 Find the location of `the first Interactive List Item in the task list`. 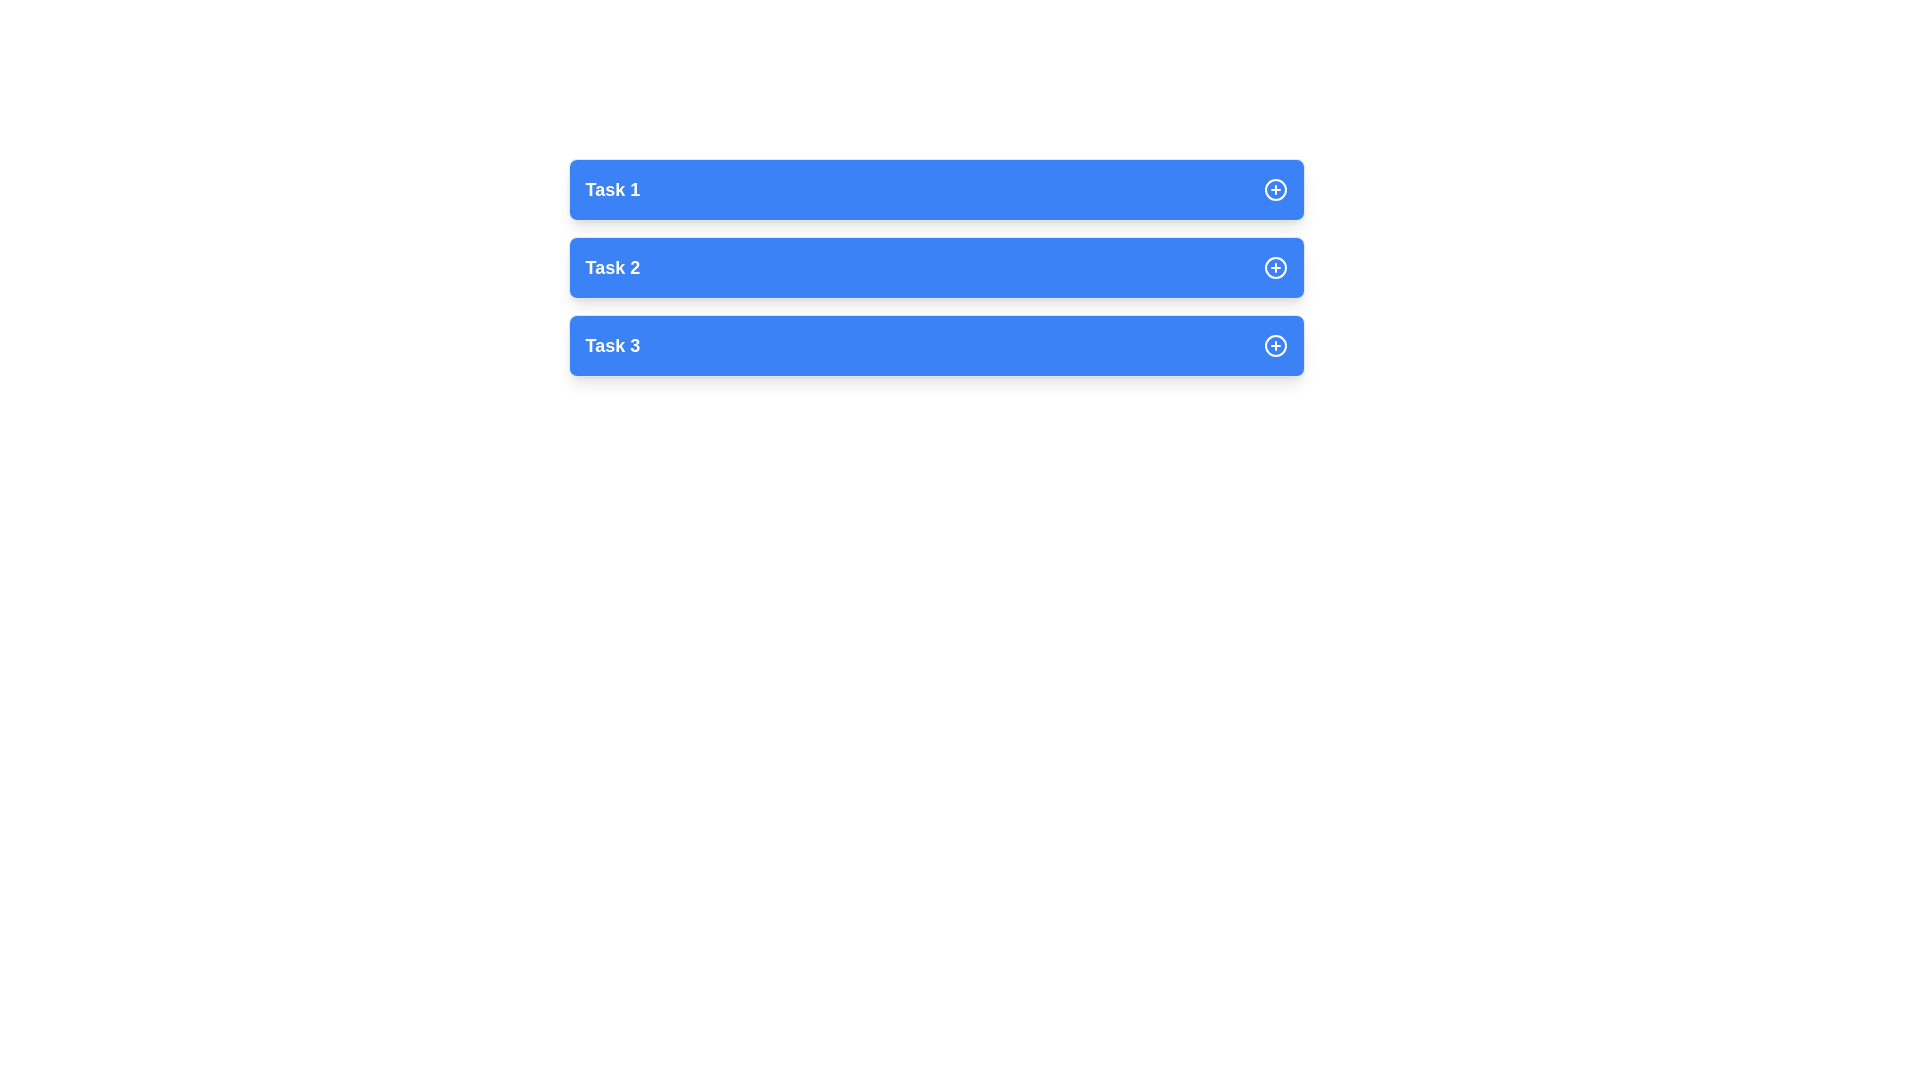

the first Interactive List Item in the task list is located at coordinates (935, 189).